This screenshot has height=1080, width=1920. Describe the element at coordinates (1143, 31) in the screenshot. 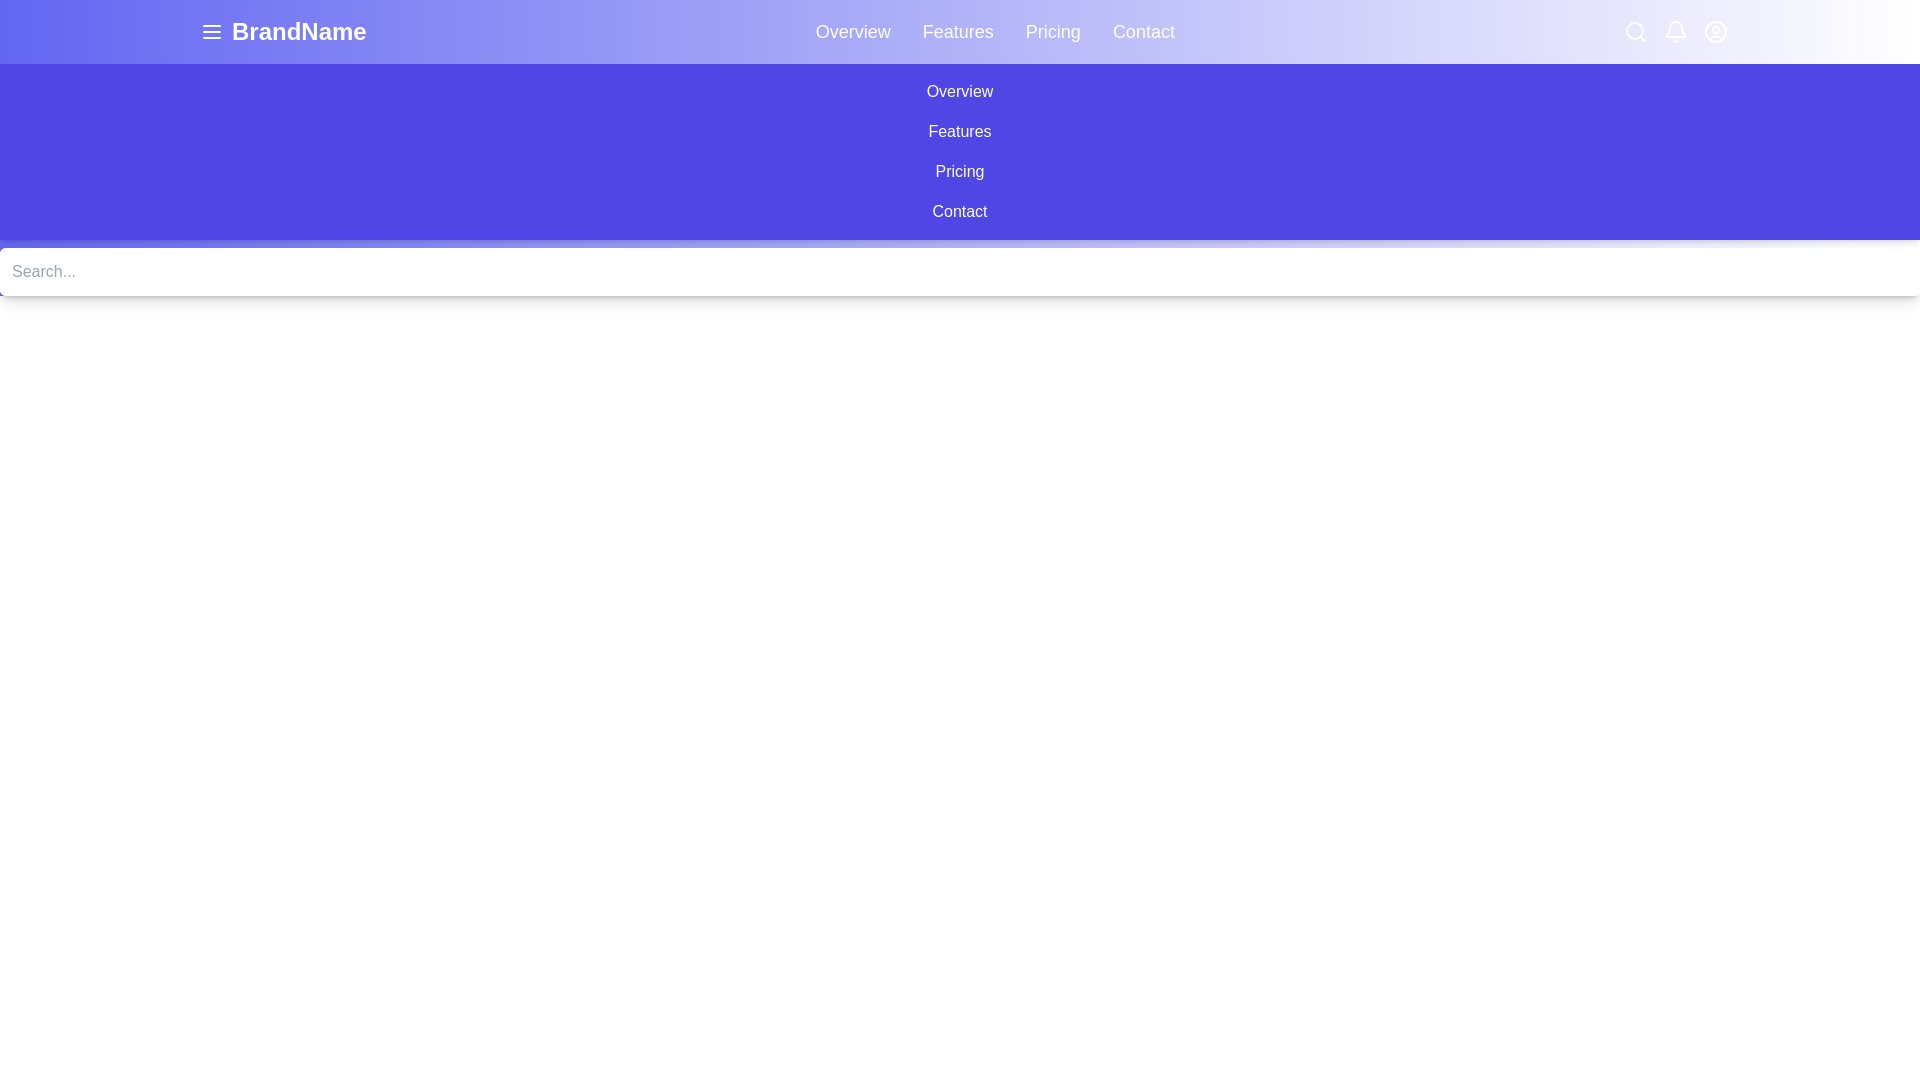

I see `the fourth item in the horizontal navigation menu bar, which is a hyperlink leading to the 'Contact' section` at that location.